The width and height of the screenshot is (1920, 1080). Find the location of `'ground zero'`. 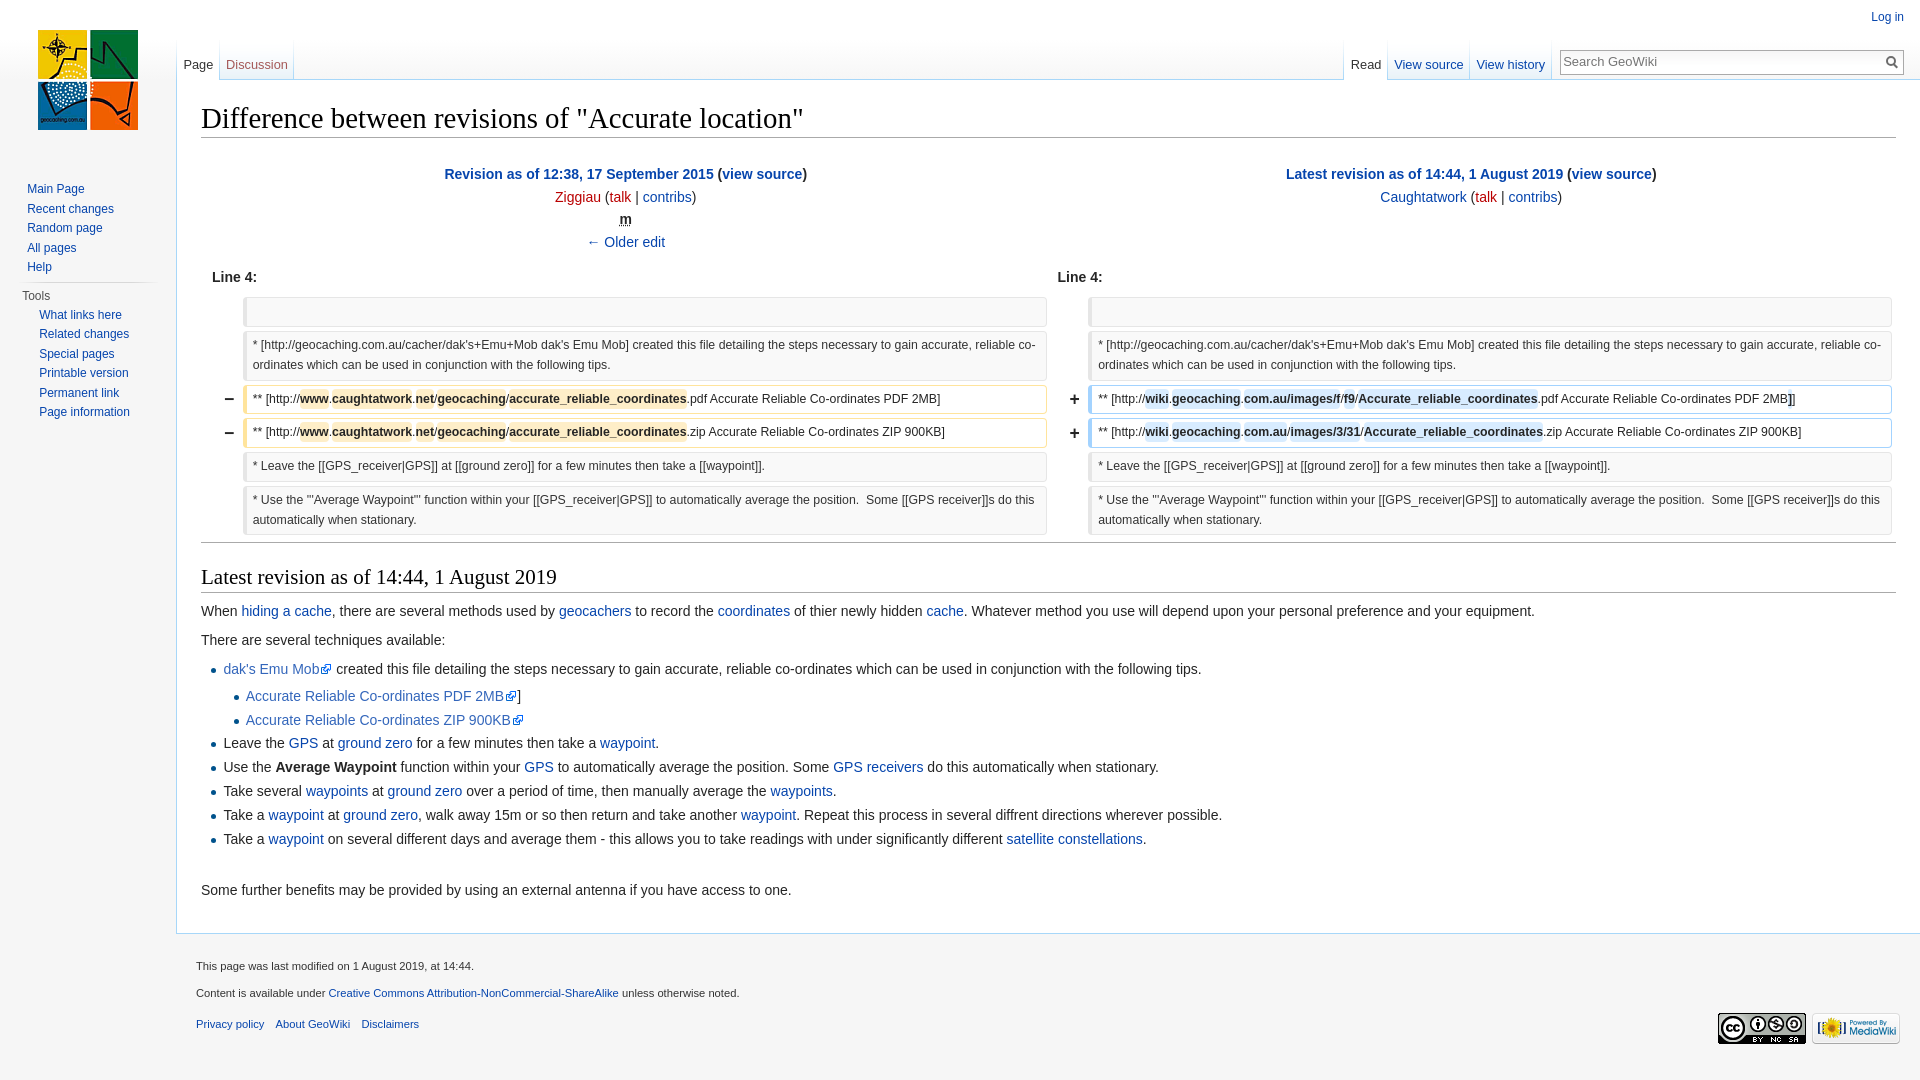

'ground zero' is located at coordinates (424, 789).